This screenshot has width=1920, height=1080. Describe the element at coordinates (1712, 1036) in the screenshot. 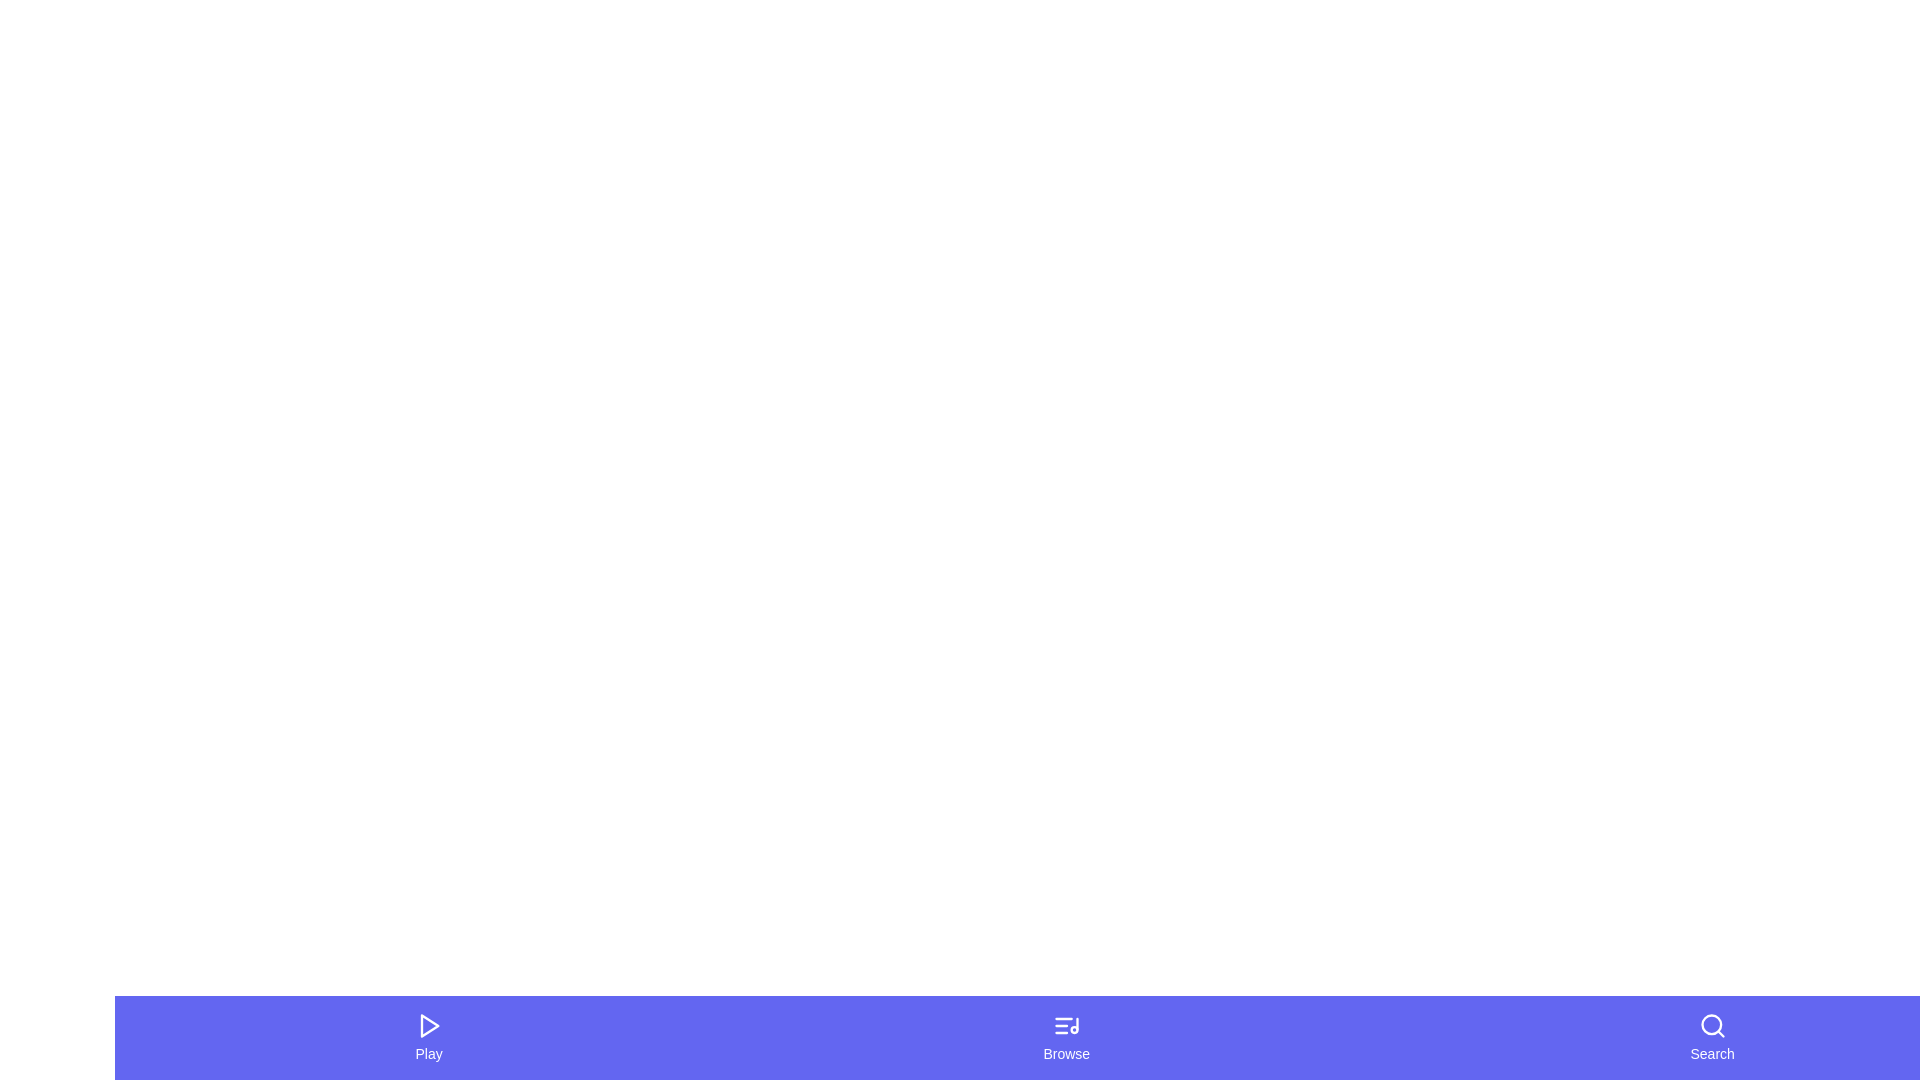

I see `the Search button in the bottom navigation bar` at that location.